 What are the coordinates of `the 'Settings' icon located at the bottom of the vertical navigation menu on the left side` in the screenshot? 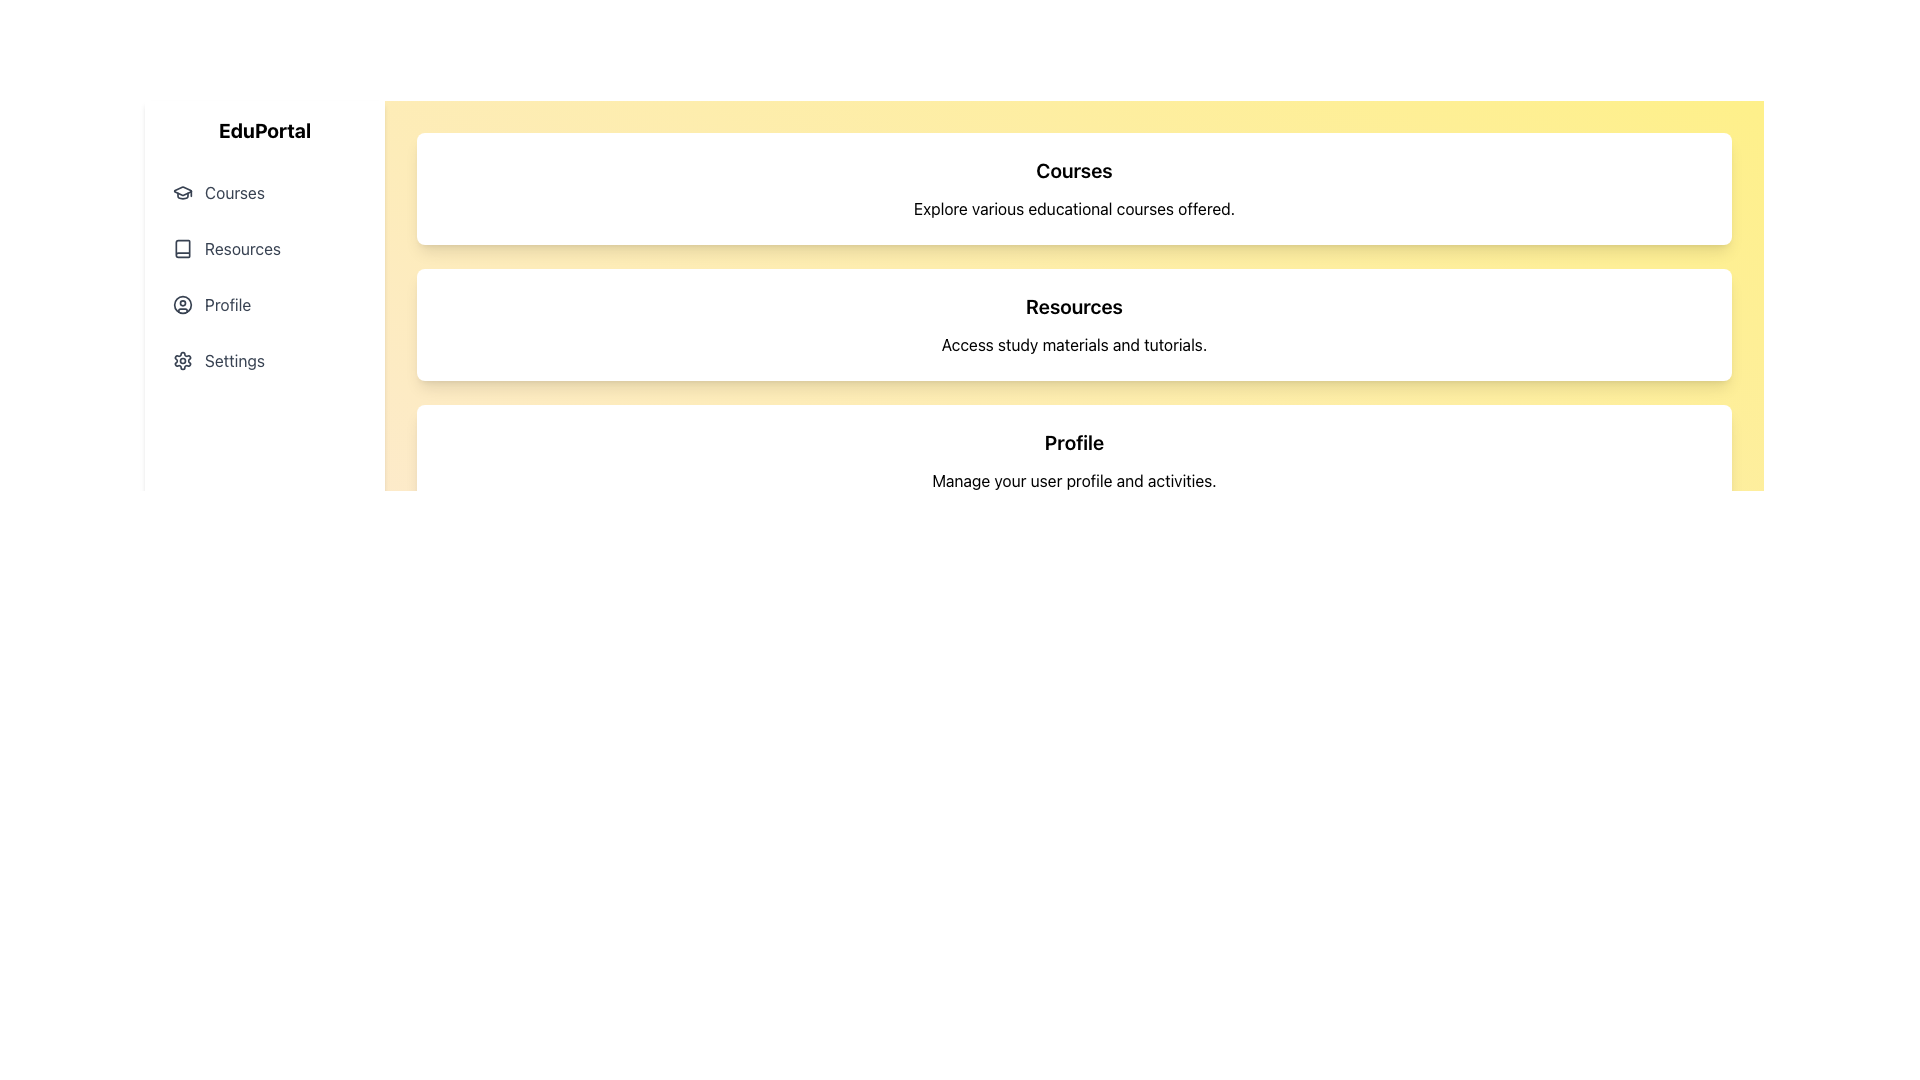 It's located at (182, 361).